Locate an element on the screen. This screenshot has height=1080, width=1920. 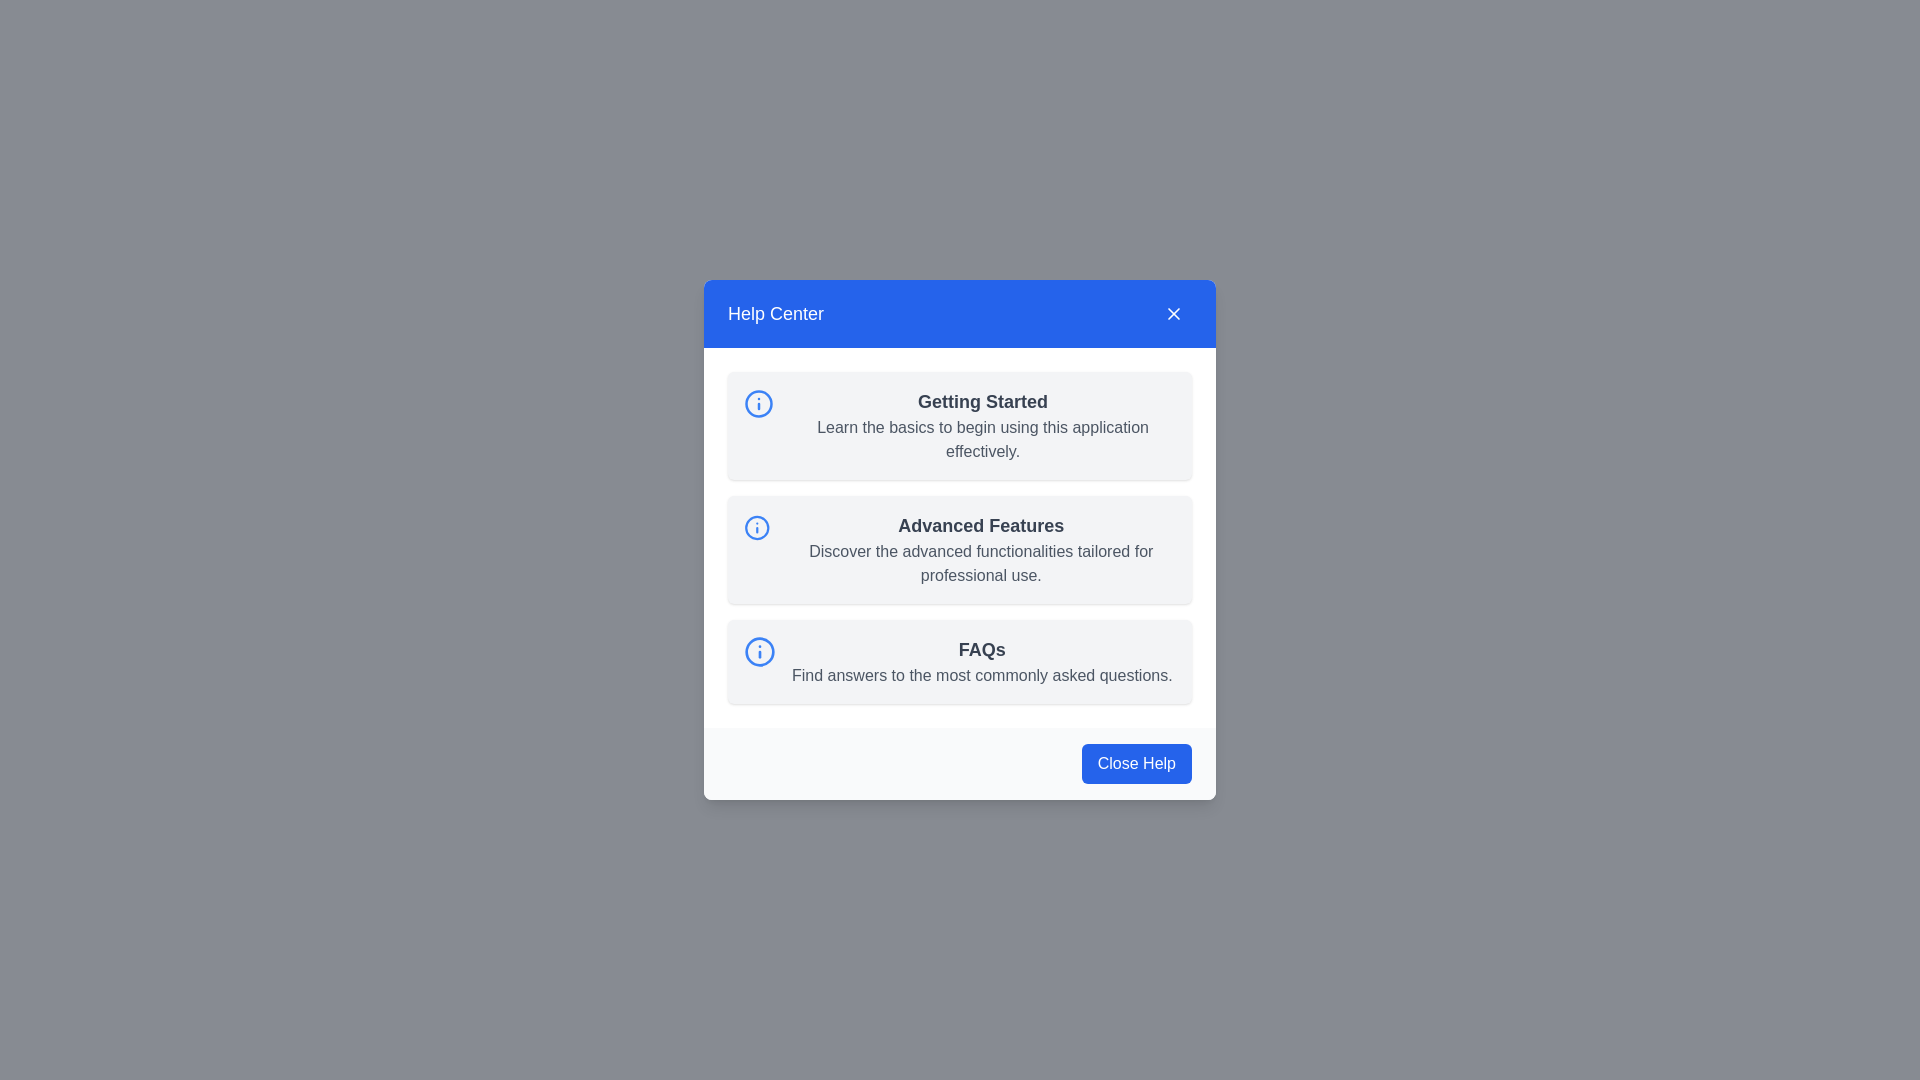
the blue 'Close Help' button located in the bottom-right corner of the help dialog is located at coordinates (1136, 763).